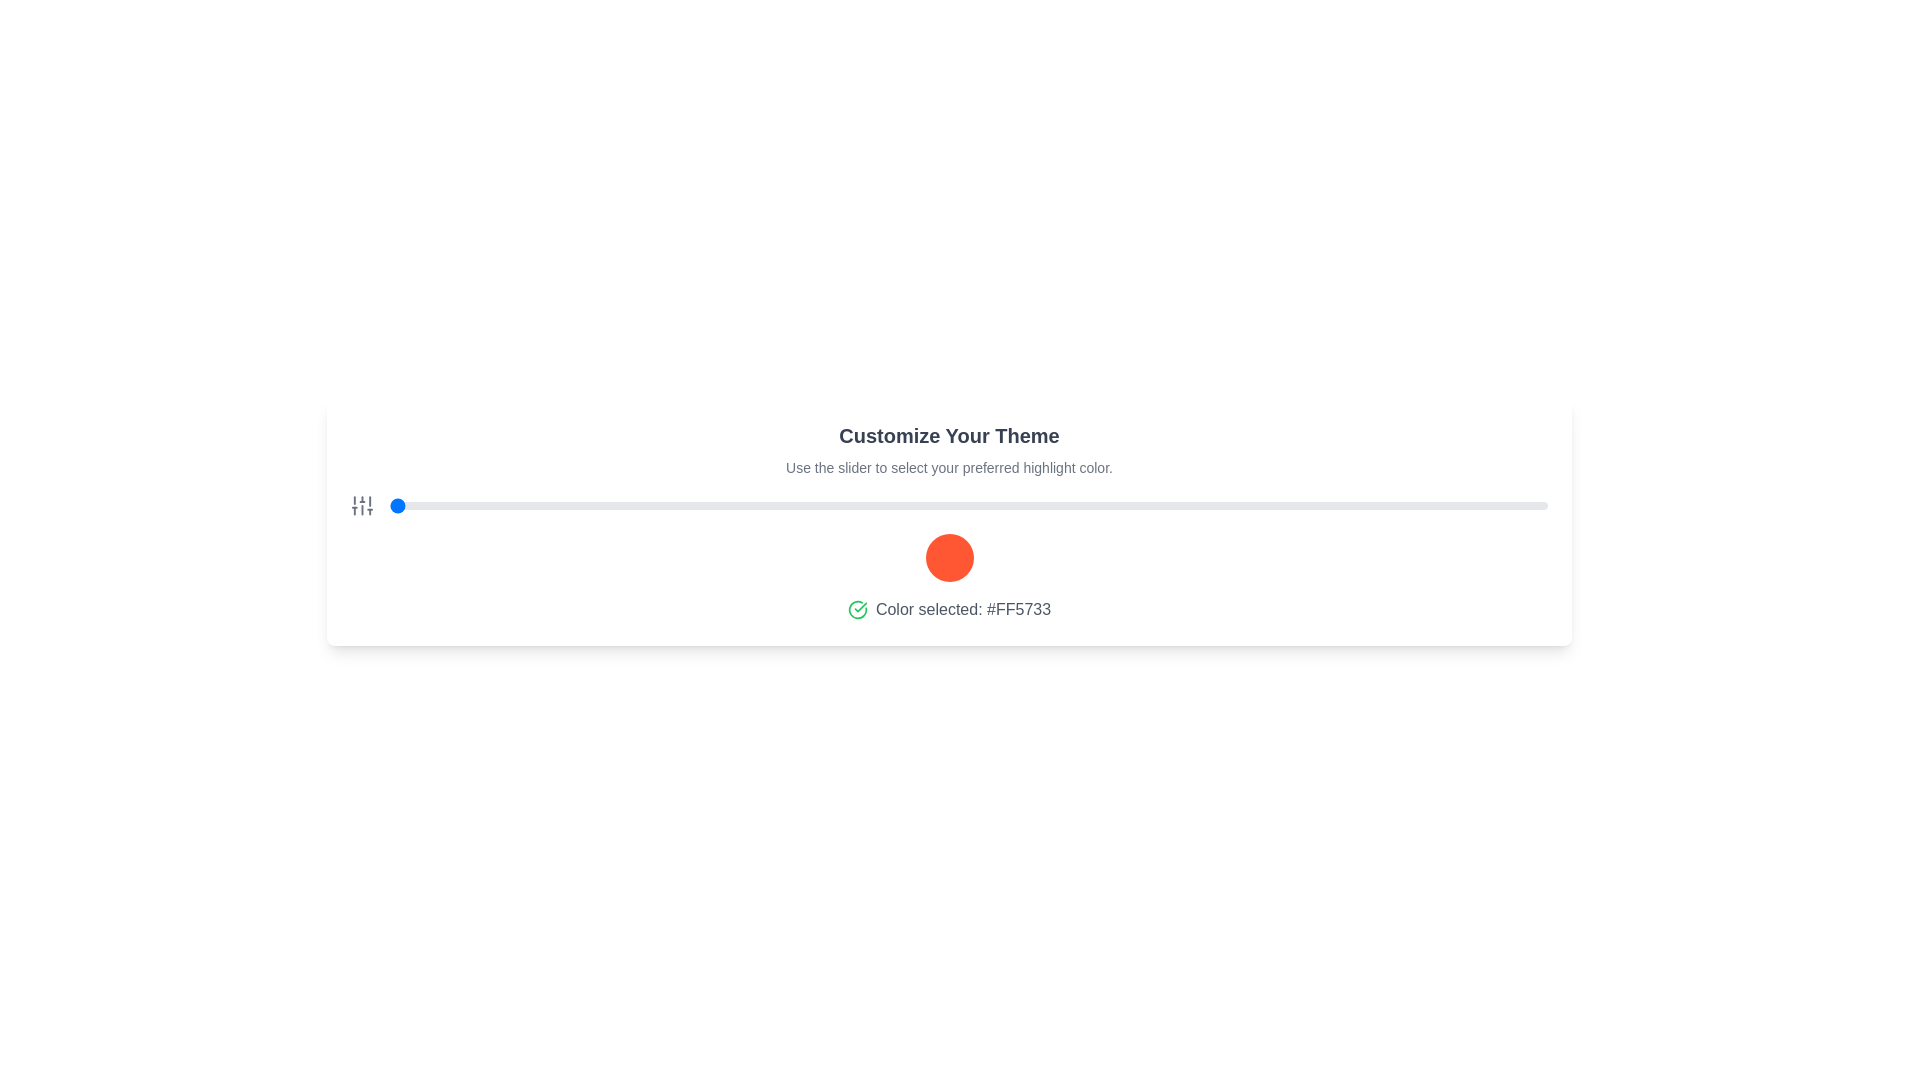  Describe the element at coordinates (362, 504) in the screenshot. I see `the first icon resembling sliders, arranged vertically` at that location.